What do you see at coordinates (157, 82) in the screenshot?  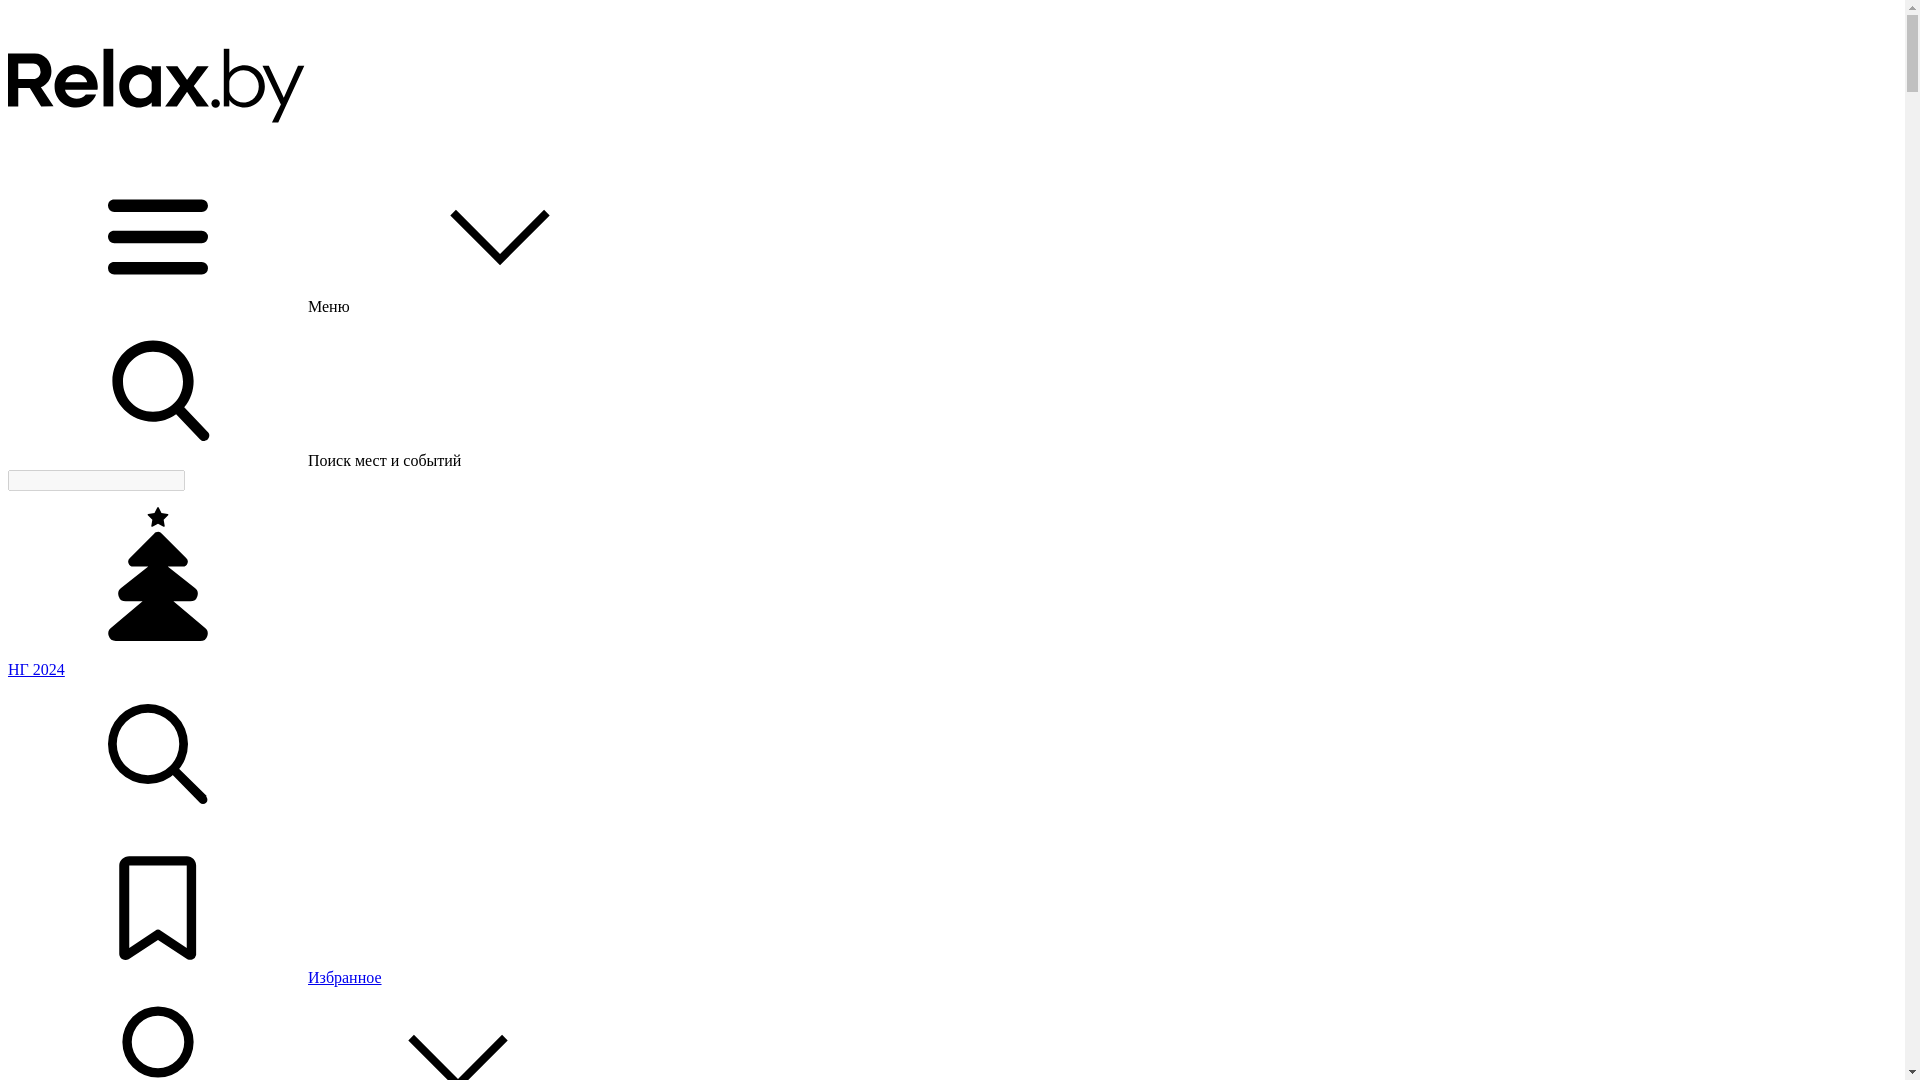 I see `'logo'` at bounding box center [157, 82].